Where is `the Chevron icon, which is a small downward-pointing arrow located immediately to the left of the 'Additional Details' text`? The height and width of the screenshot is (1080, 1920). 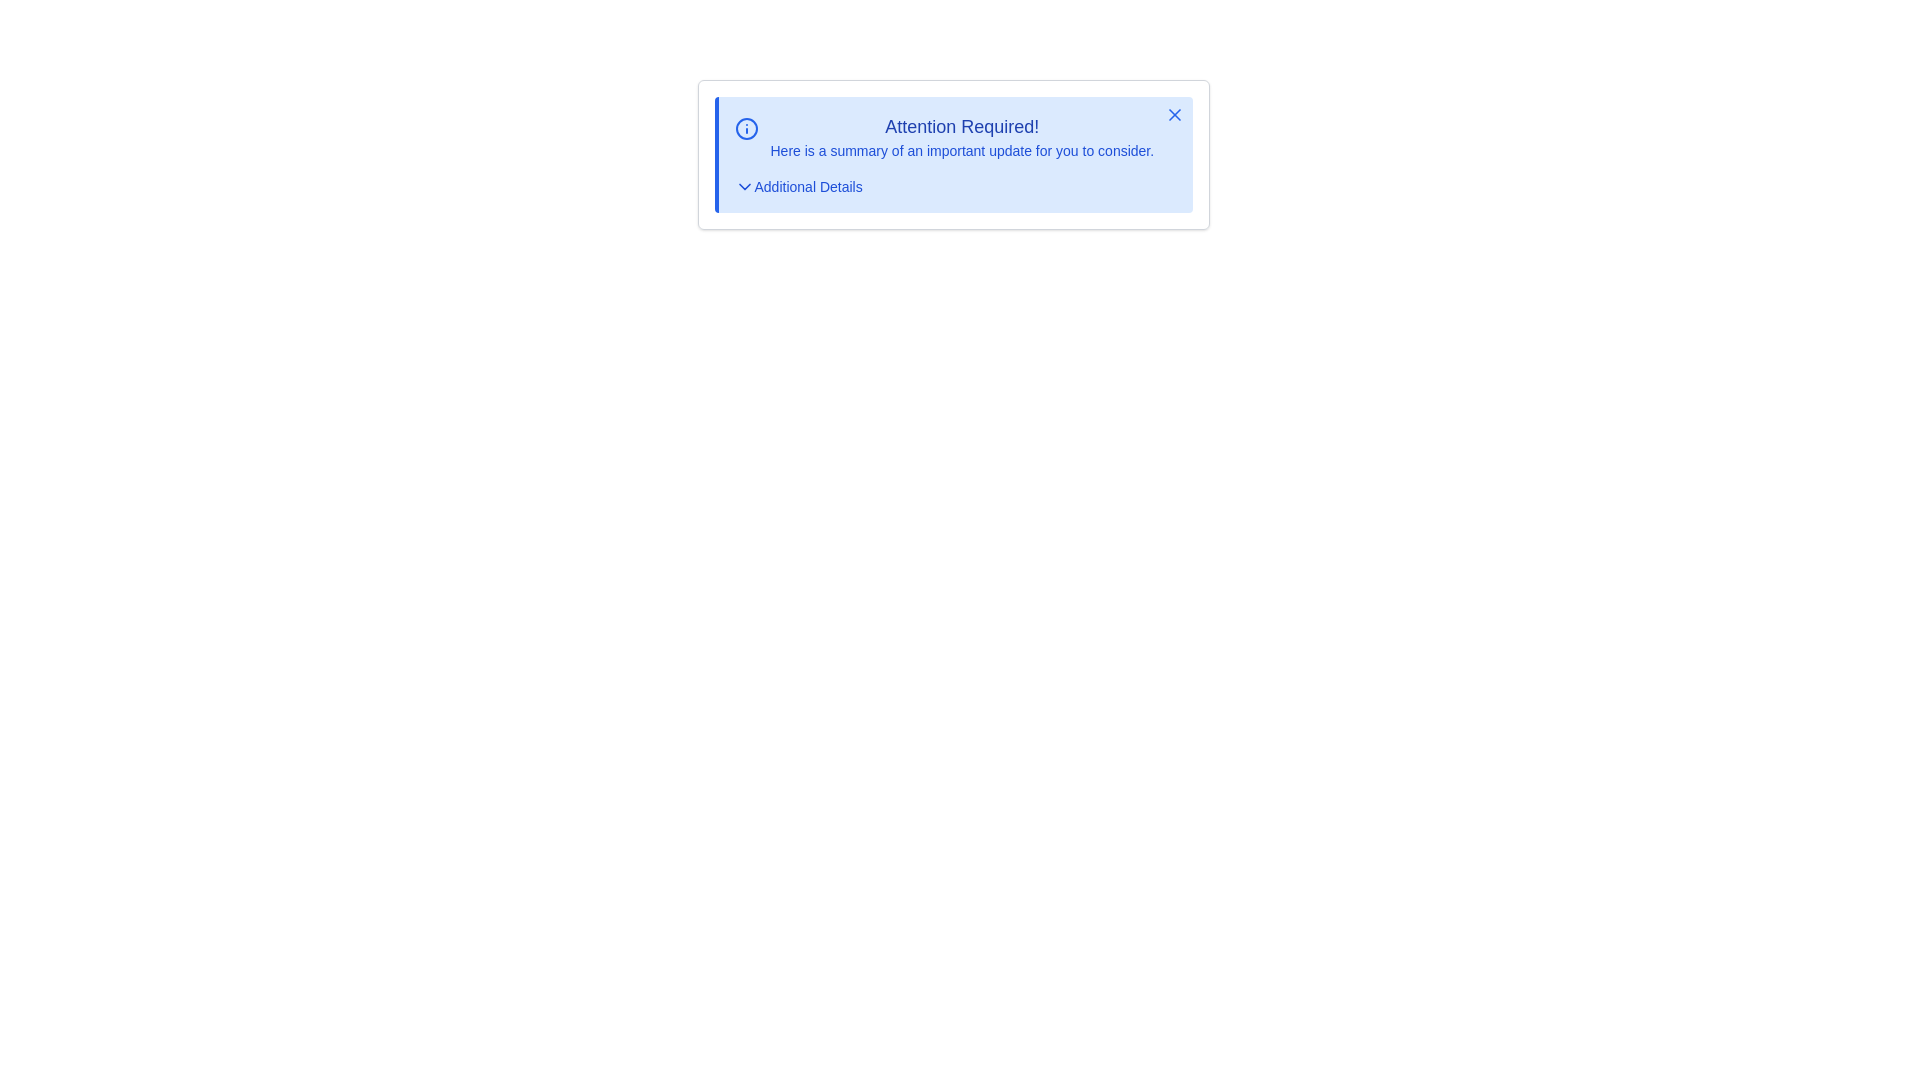
the Chevron icon, which is a small downward-pointing arrow located immediately to the left of the 'Additional Details' text is located at coordinates (743, 186).